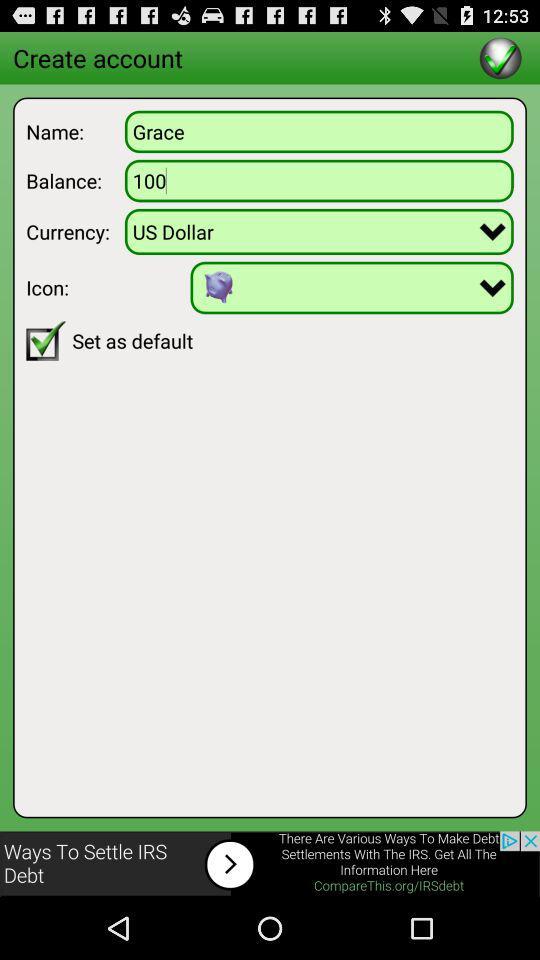 This screenshot has width=540, height=960. What do you see at coordinates (499, 61) in the screenshot?
I see `the check icon` at bounding box center [499, 61].